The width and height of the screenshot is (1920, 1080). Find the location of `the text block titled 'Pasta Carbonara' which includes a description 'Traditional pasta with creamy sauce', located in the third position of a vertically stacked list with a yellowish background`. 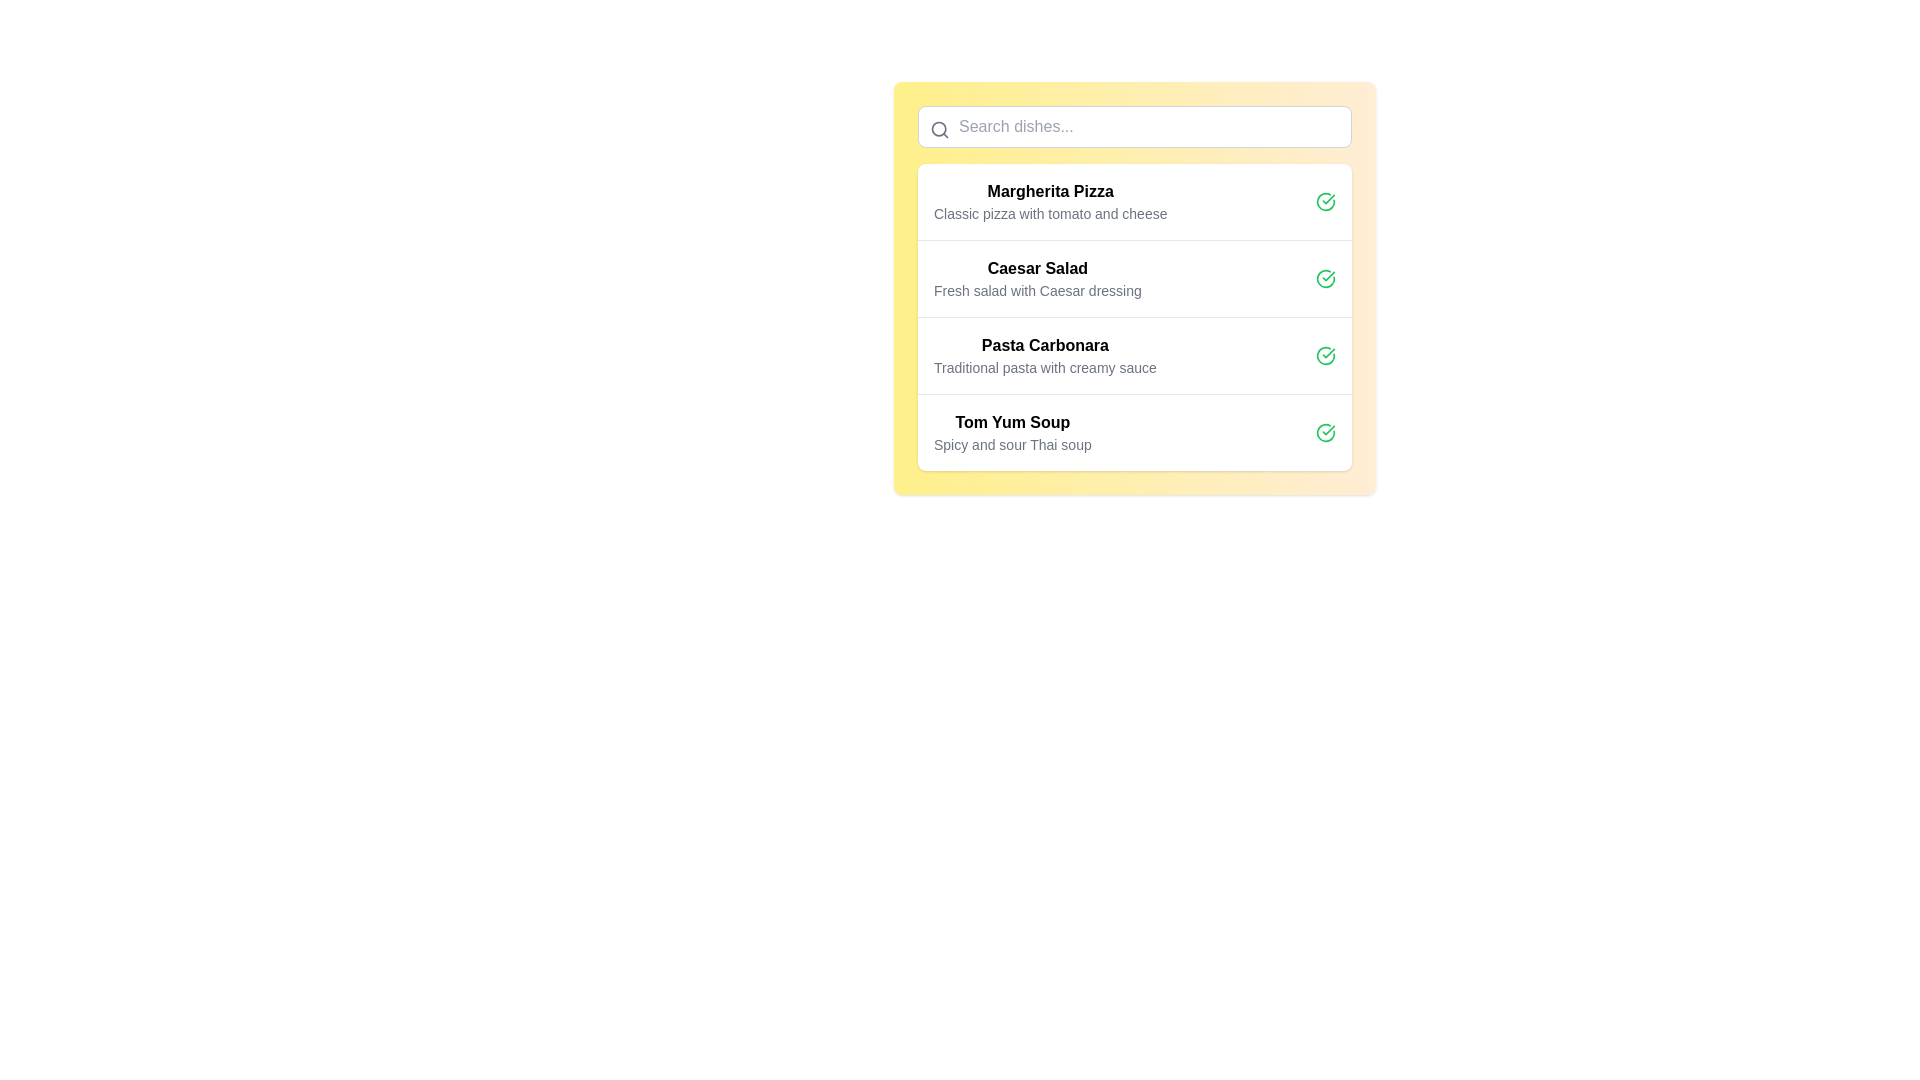

the text block titled 'Pasta Carbonara' which includes a description 'Traditional pasta with creamy sauce', located in the third position of a vertically stacked list with a yellowish background is located at coordinates (1044, 354).